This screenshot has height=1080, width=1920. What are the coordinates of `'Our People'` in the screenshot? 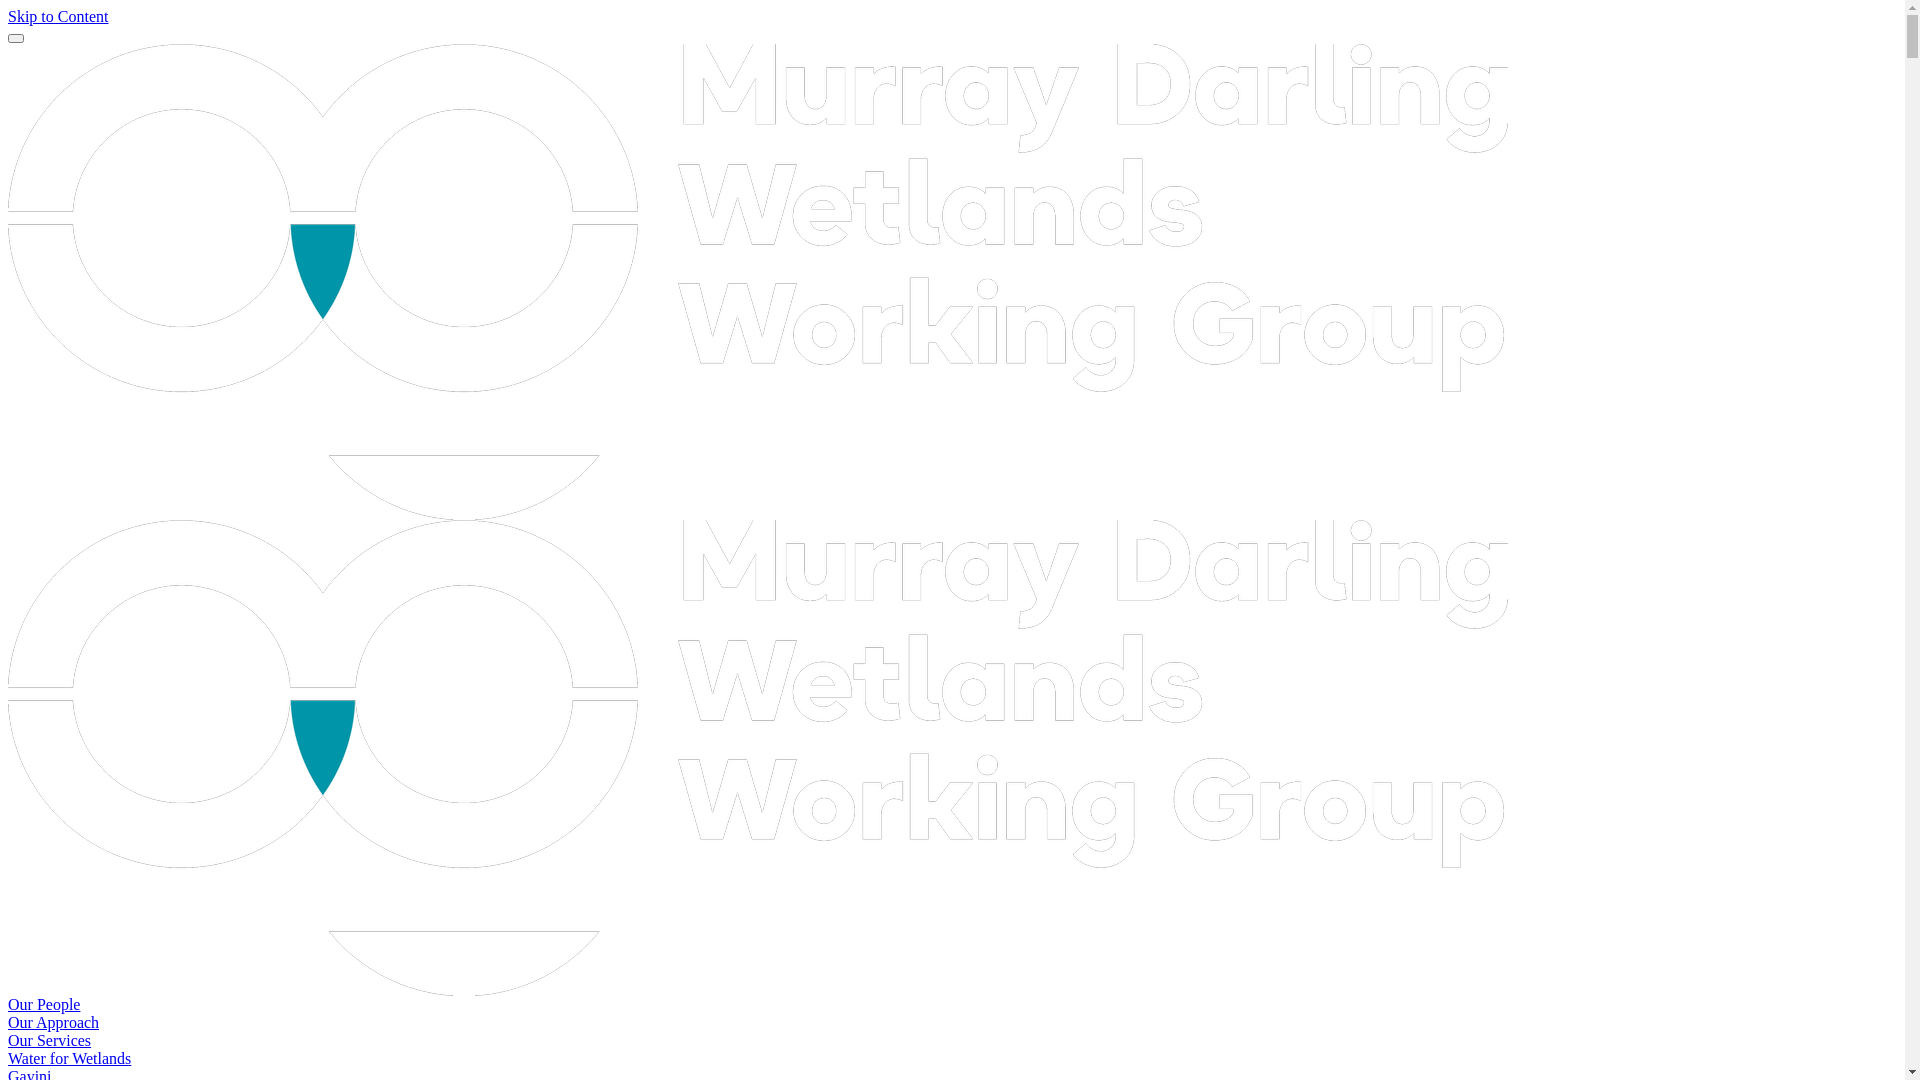 It's located at (43, 1004).